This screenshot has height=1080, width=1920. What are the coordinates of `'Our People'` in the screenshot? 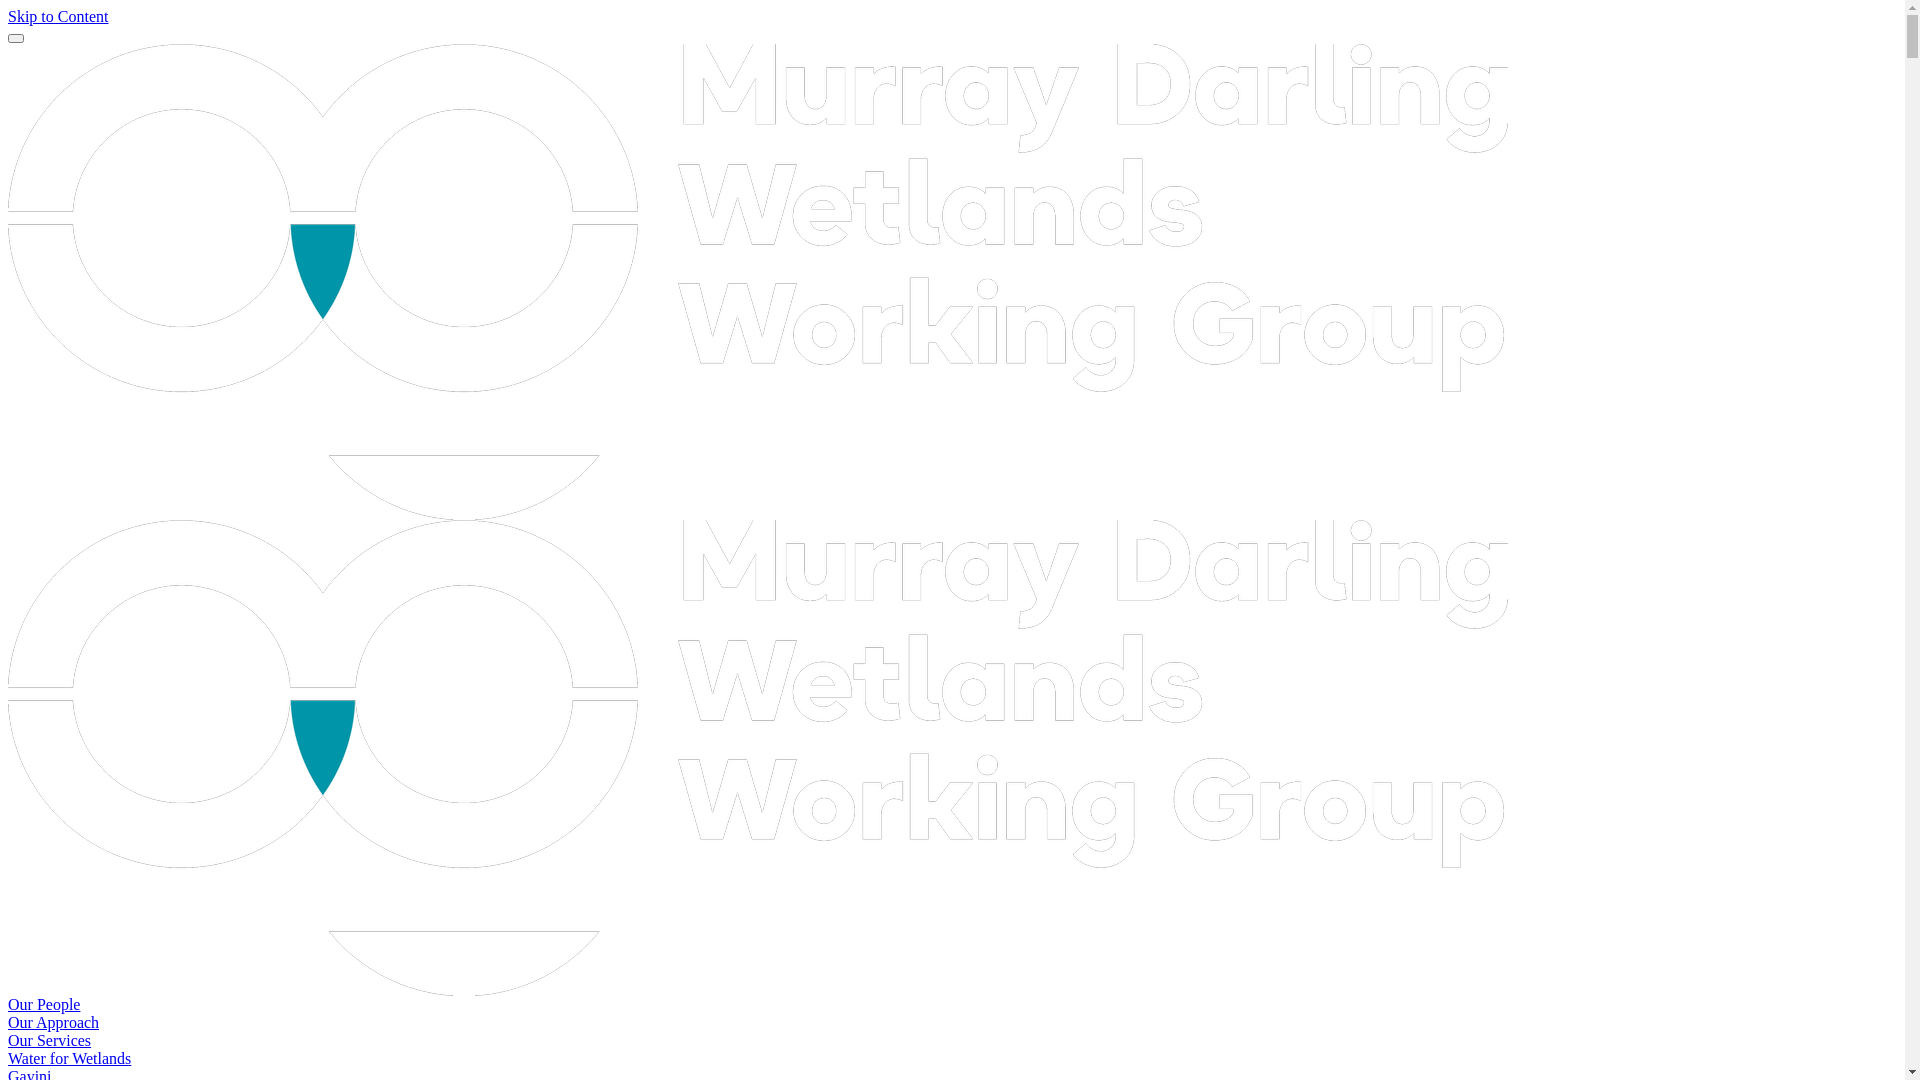 It's located at (43, 1004).